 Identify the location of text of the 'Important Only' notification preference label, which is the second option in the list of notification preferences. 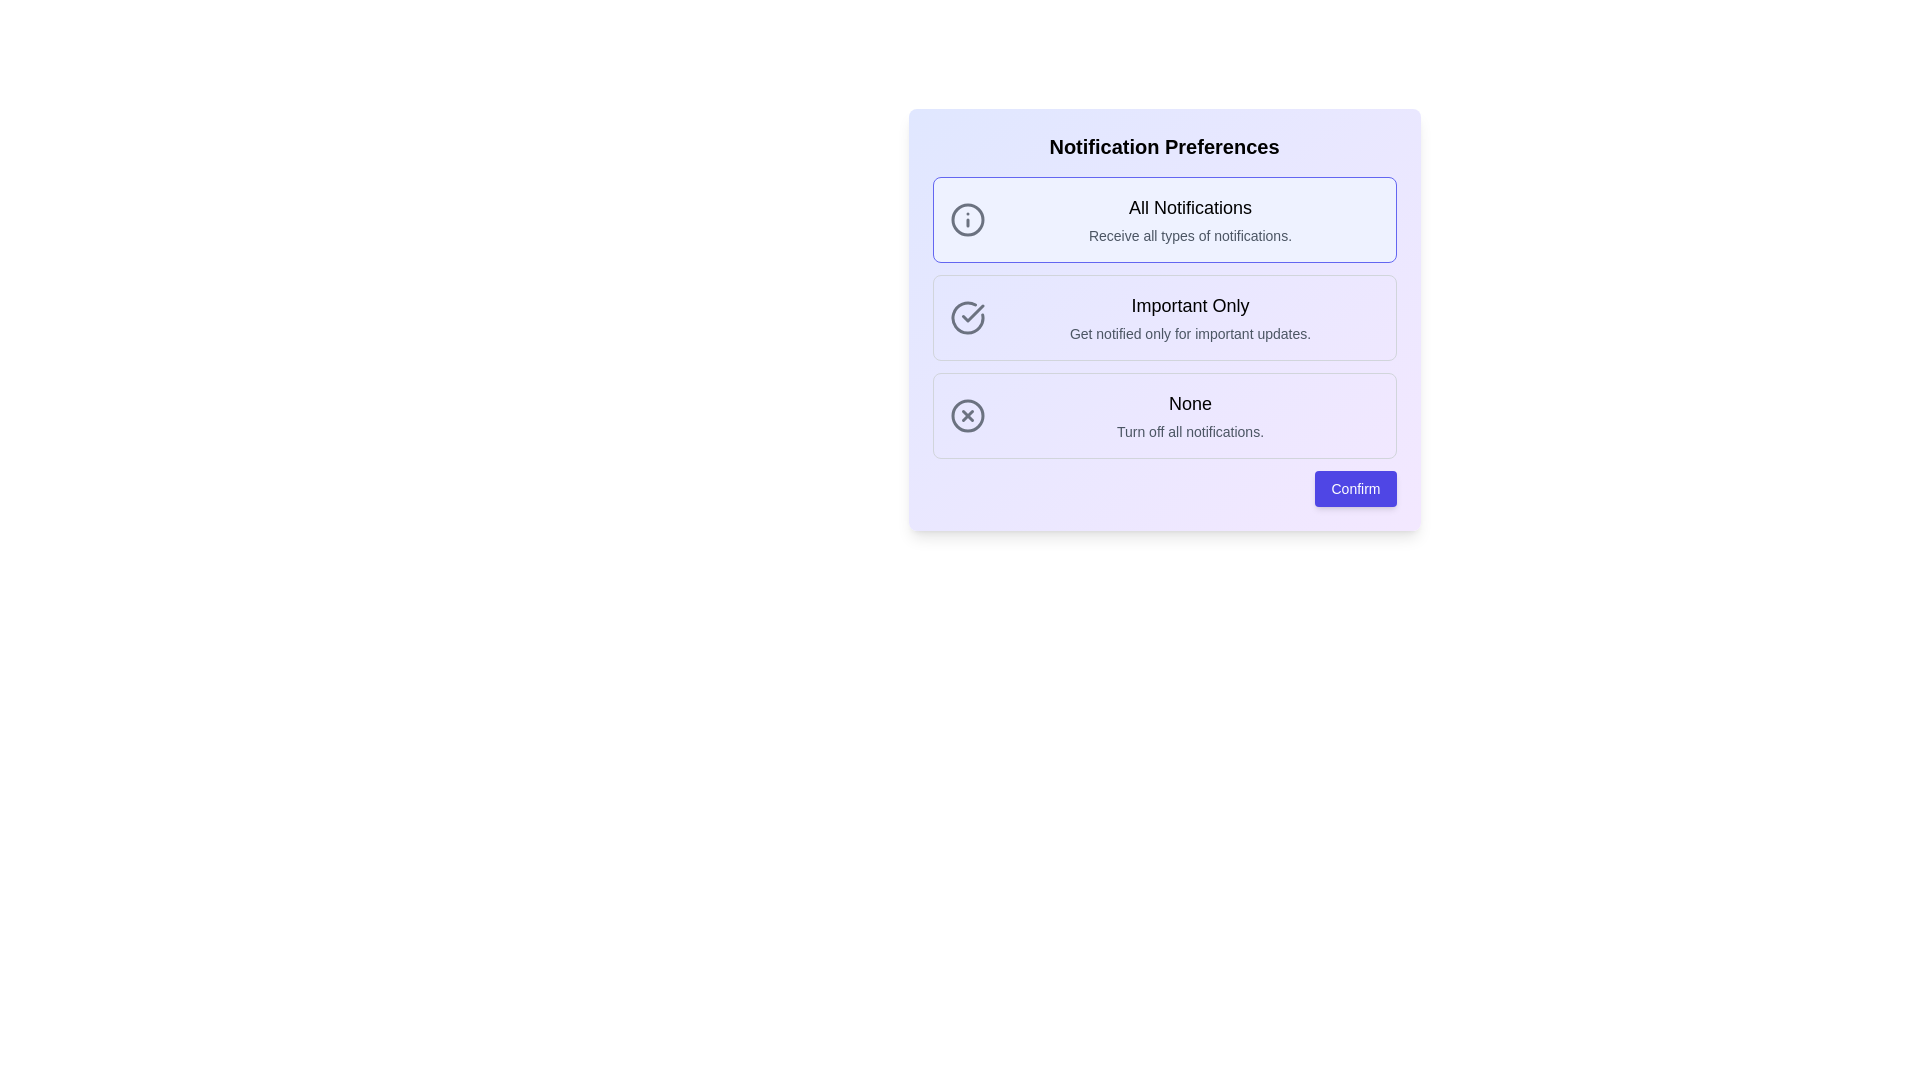
(1190, 316).